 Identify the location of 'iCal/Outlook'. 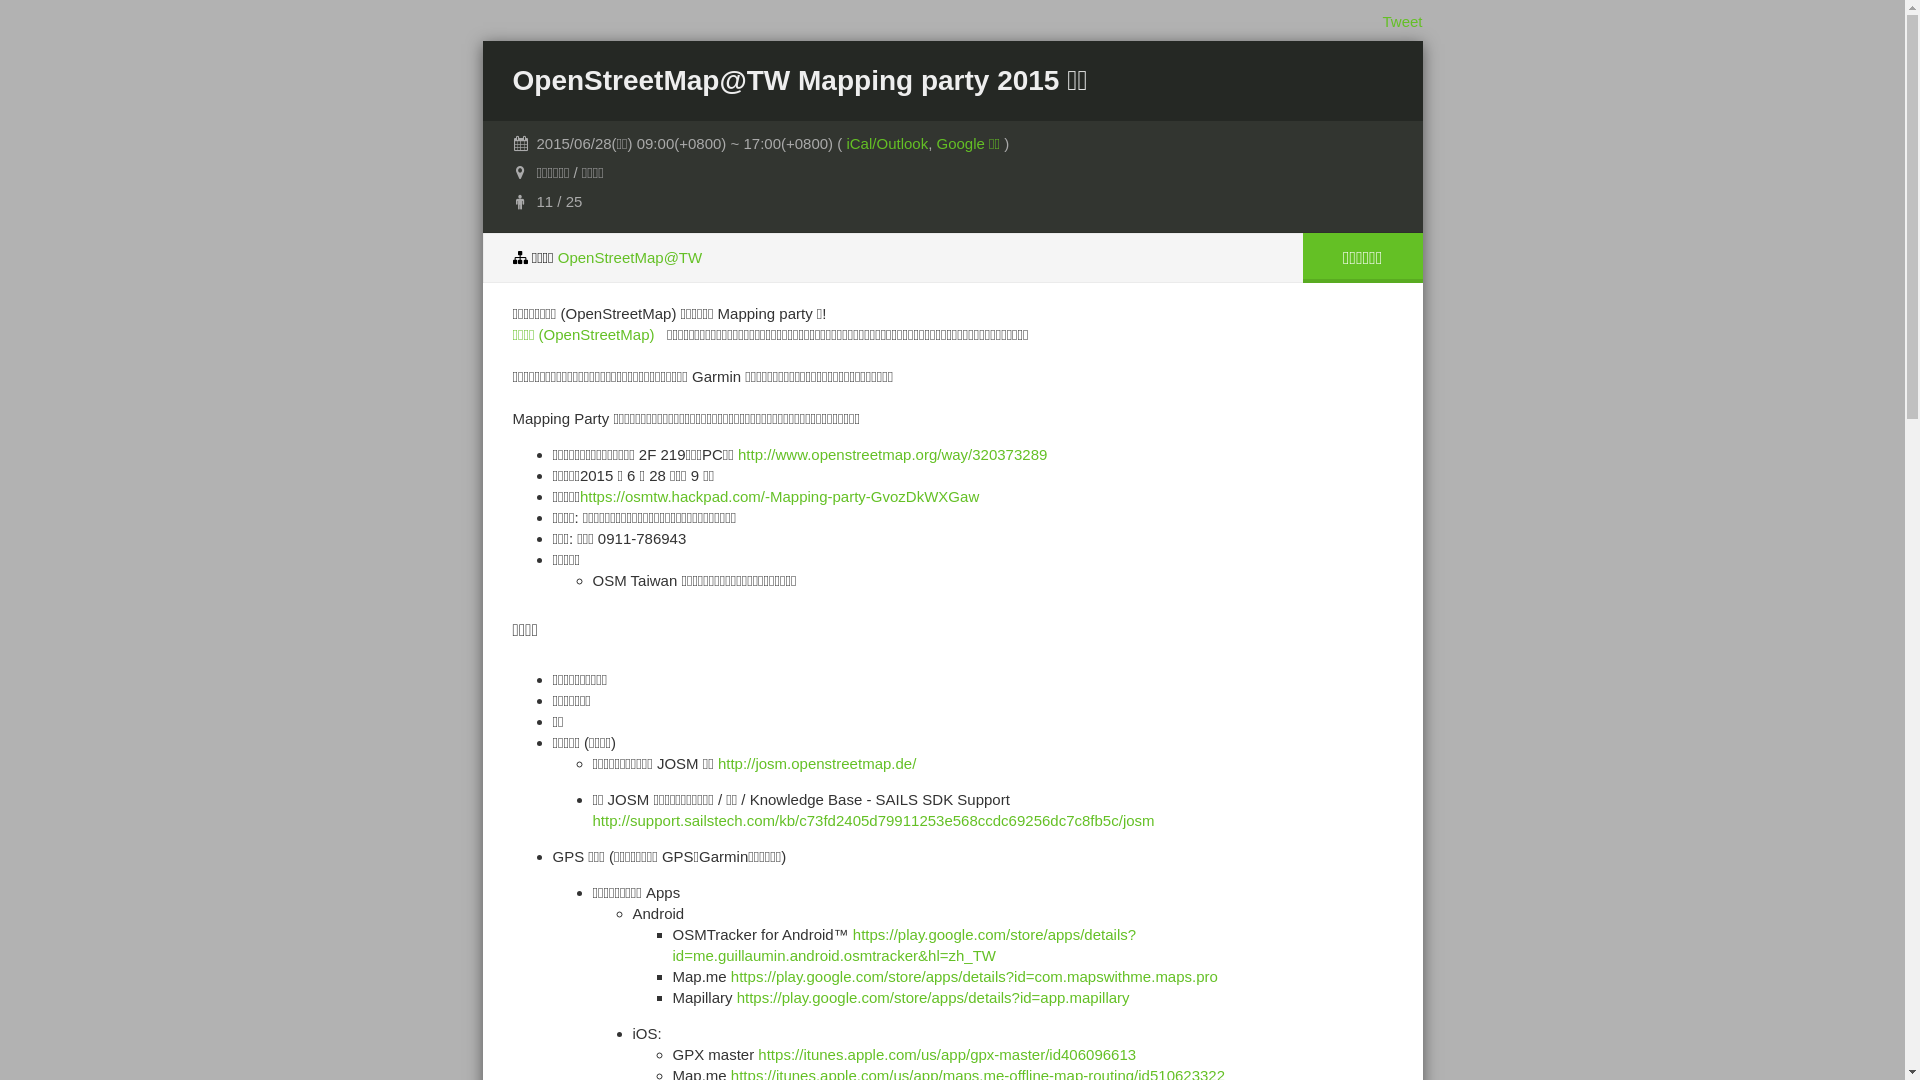
(845, 142).